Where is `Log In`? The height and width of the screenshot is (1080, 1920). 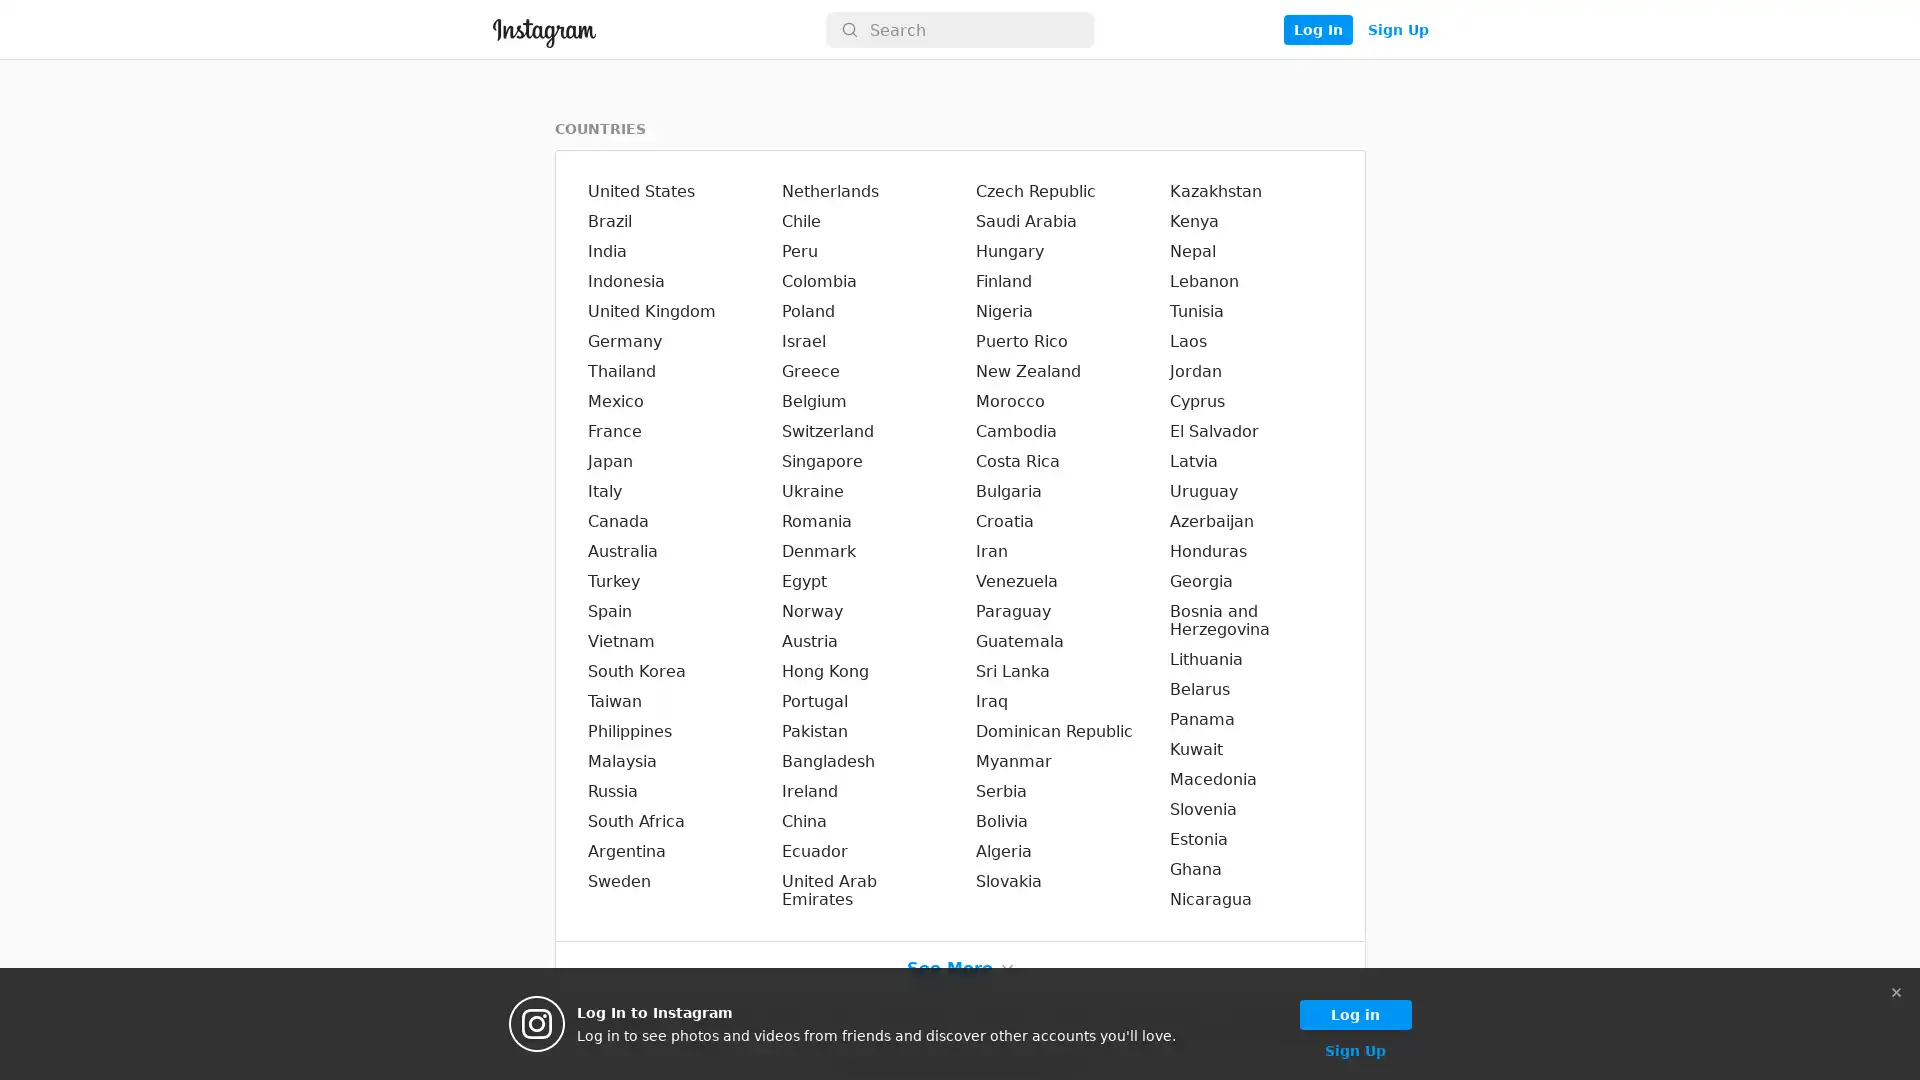
Log In is located at coordinates (1317, 30).